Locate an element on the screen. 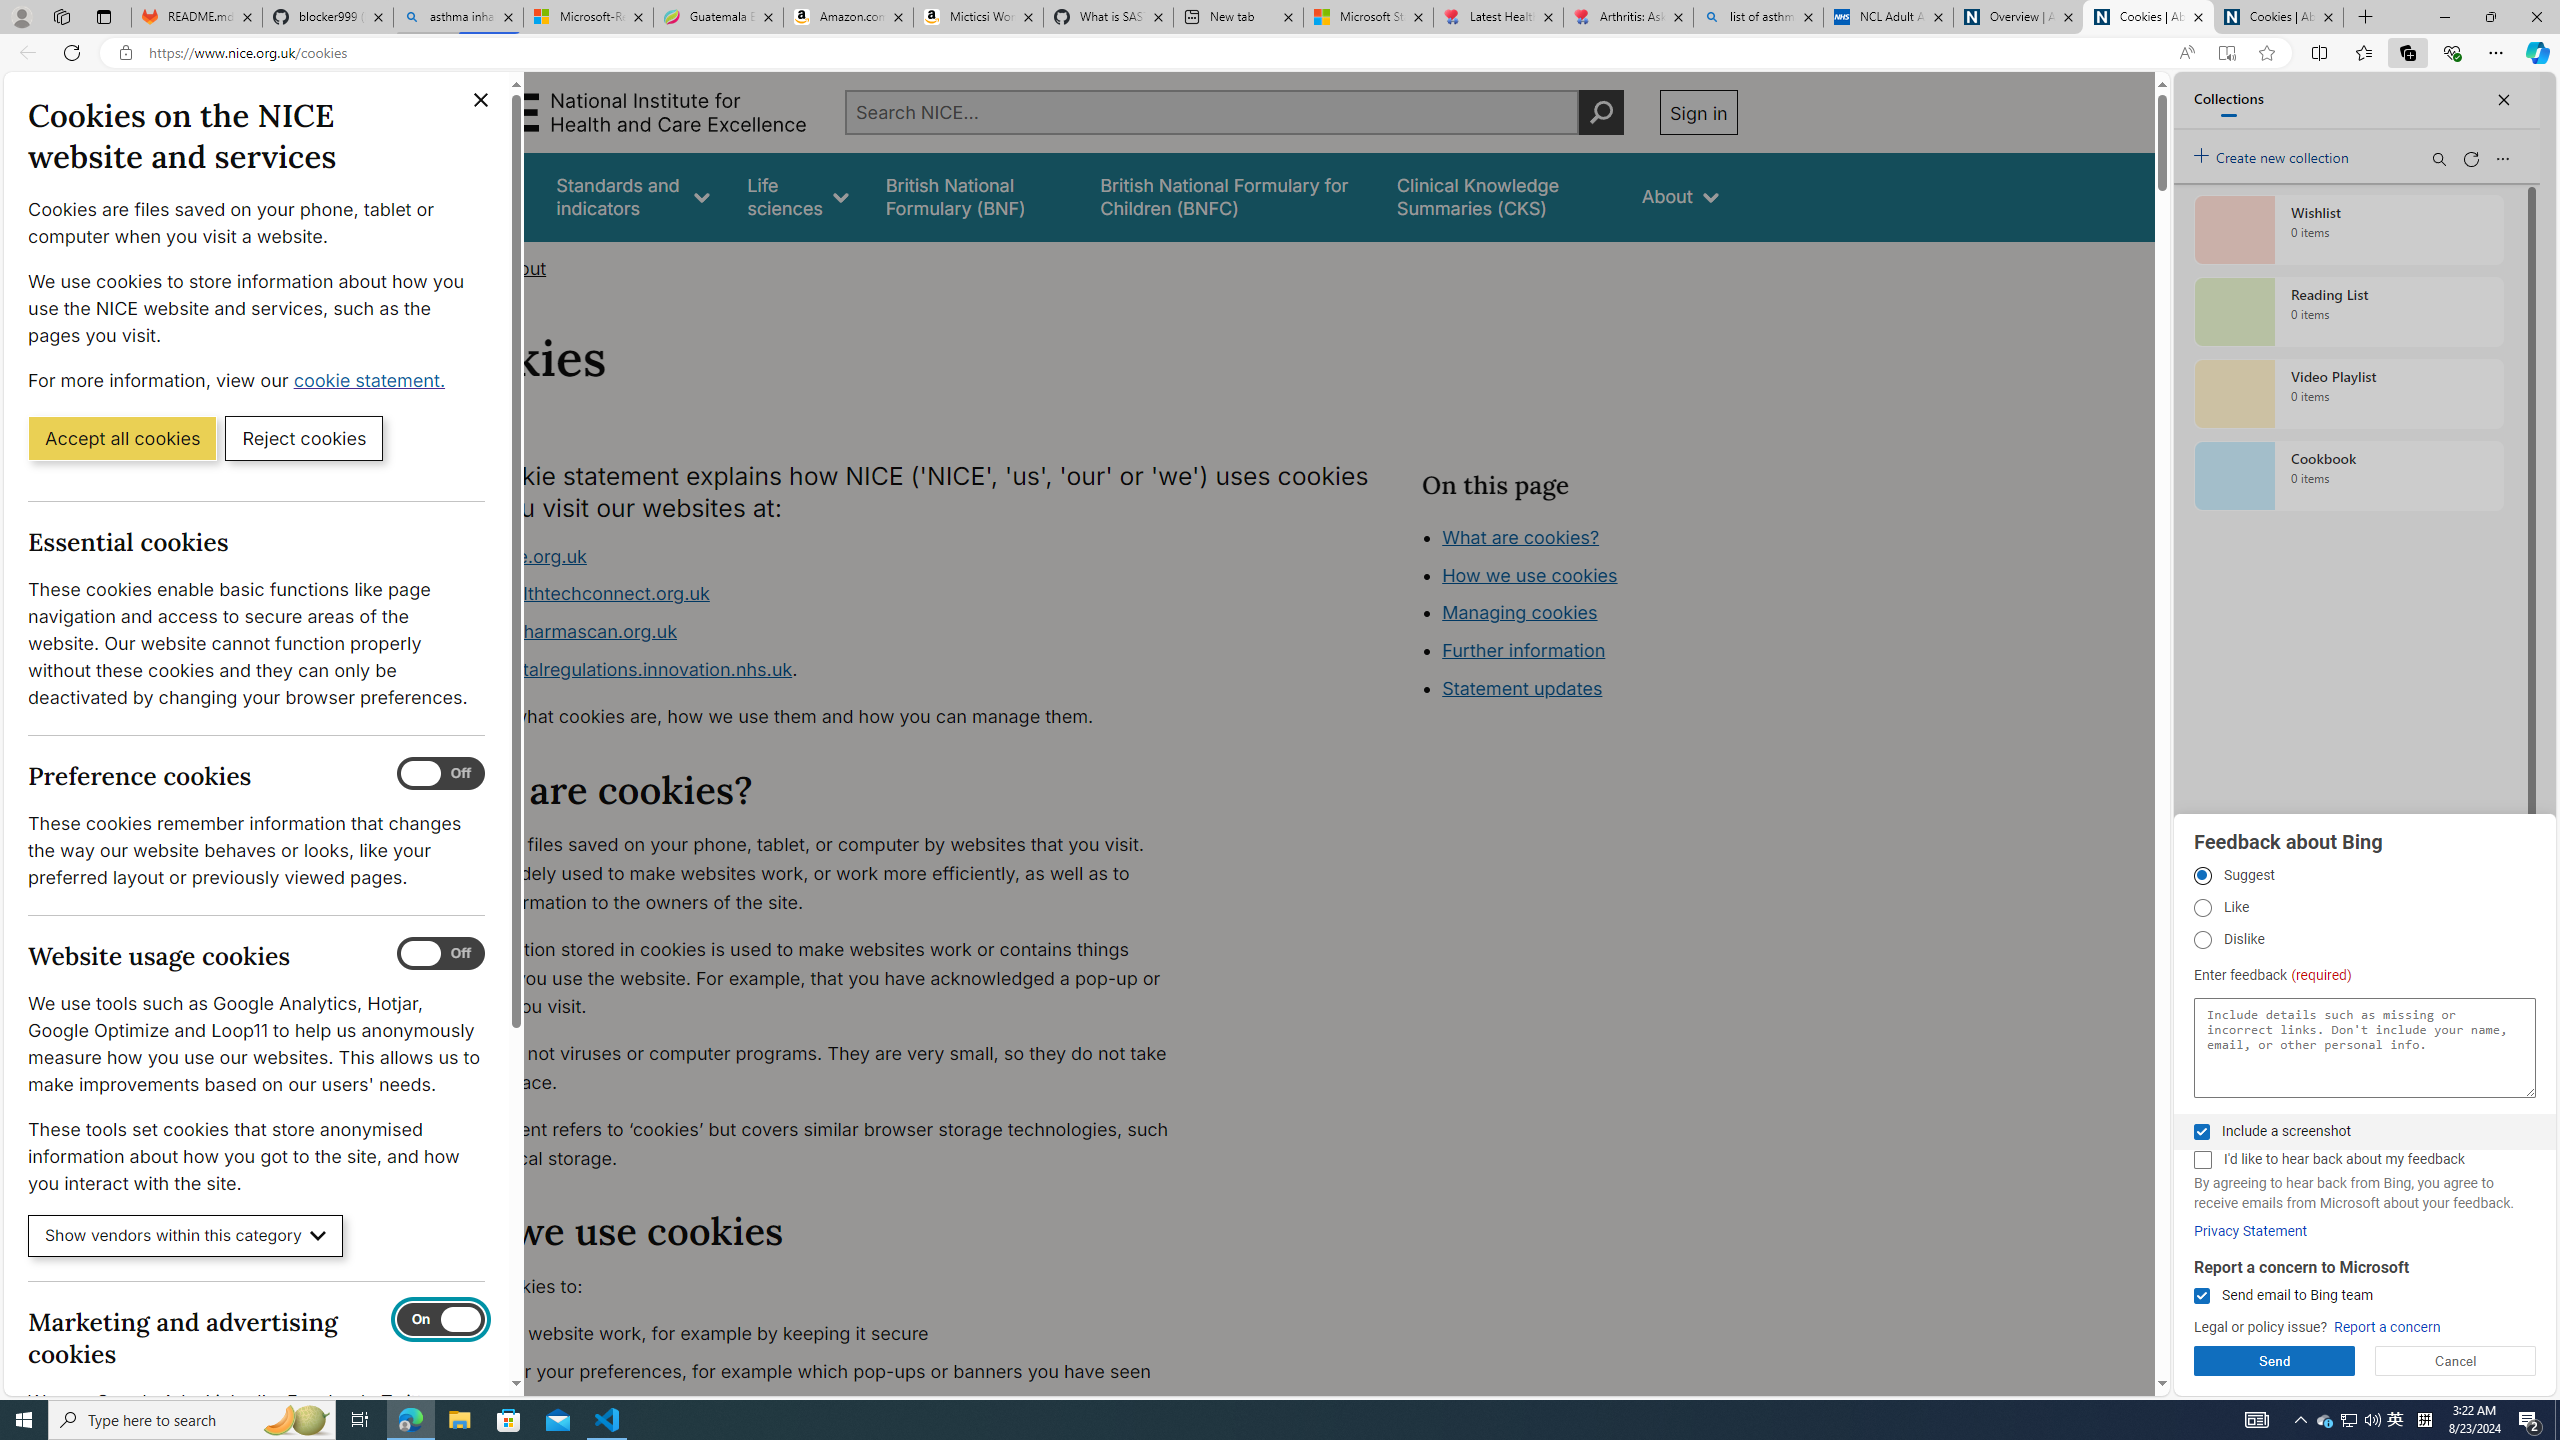 The image size is (2560, 1440). 'Home>' is located at coordinates (454, 268).